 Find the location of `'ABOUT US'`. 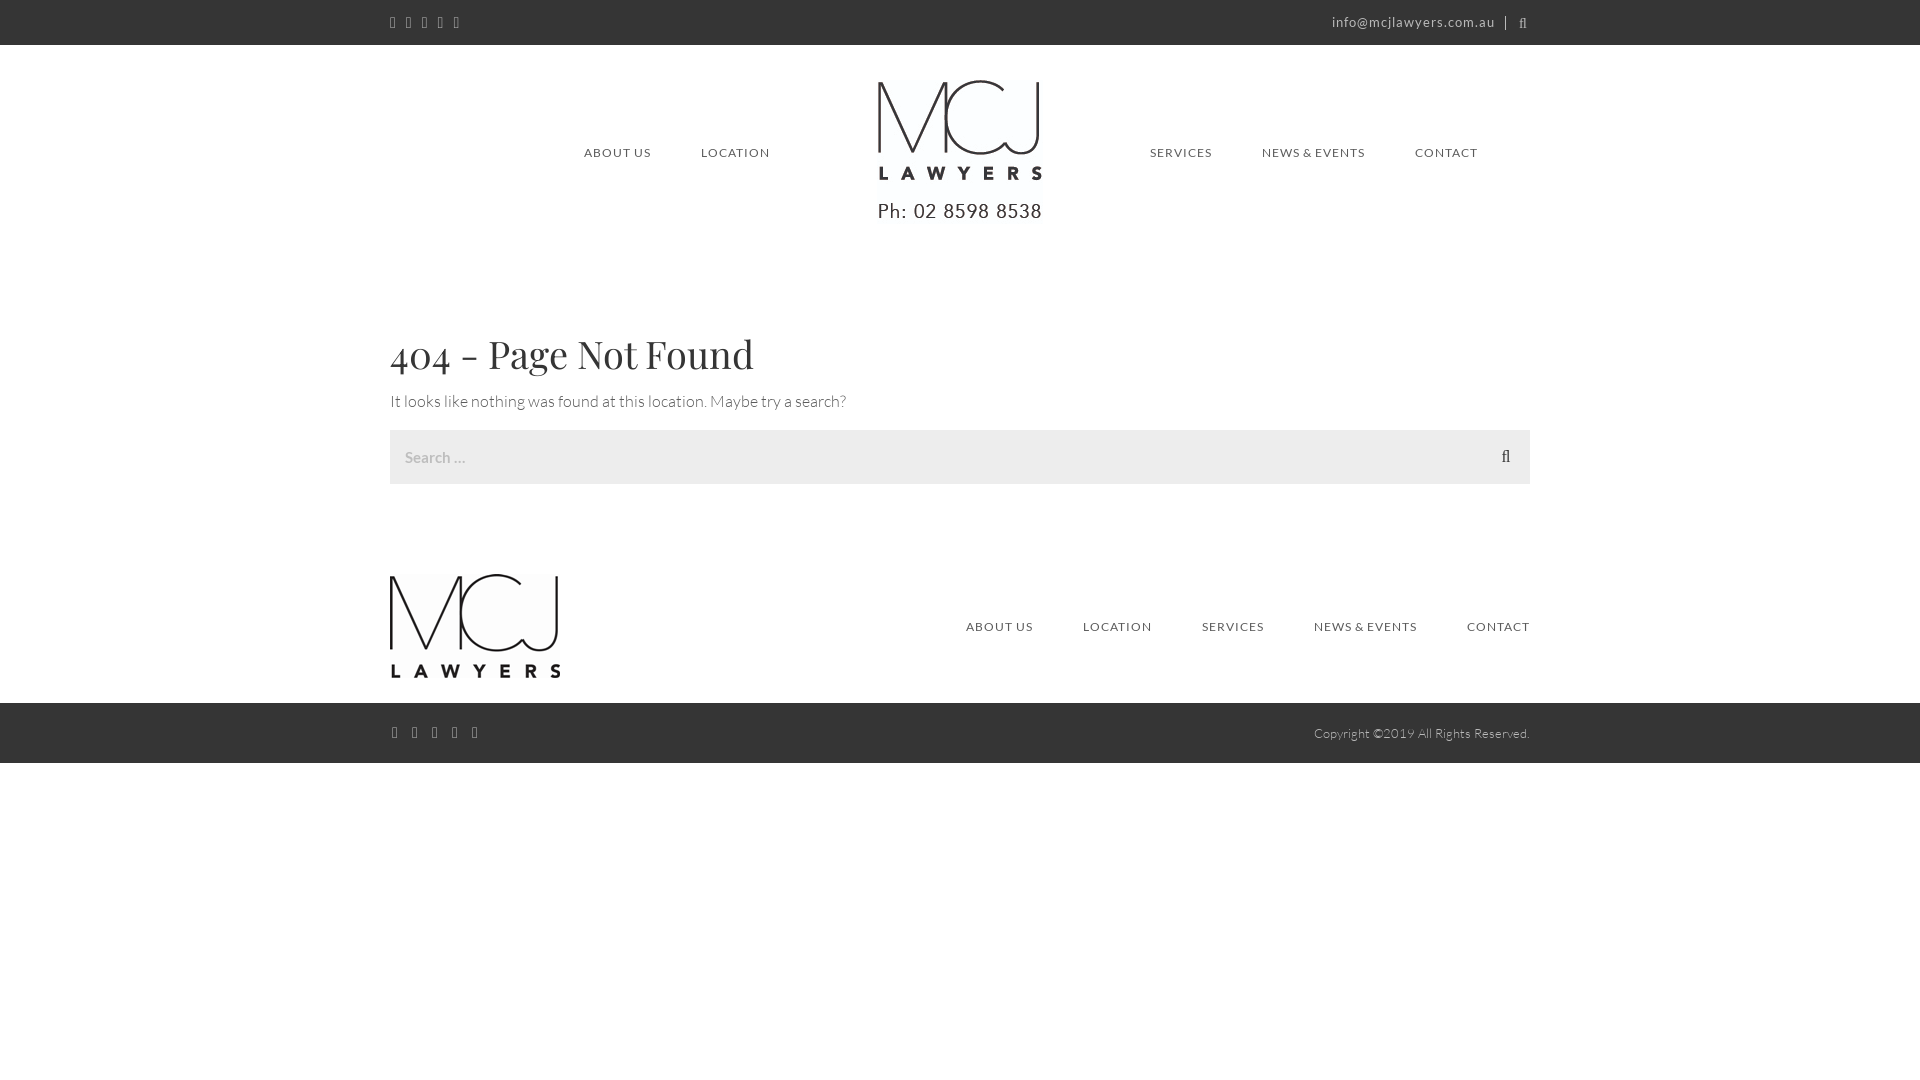

'ABOUT US' is located at coordinates (616, 151).